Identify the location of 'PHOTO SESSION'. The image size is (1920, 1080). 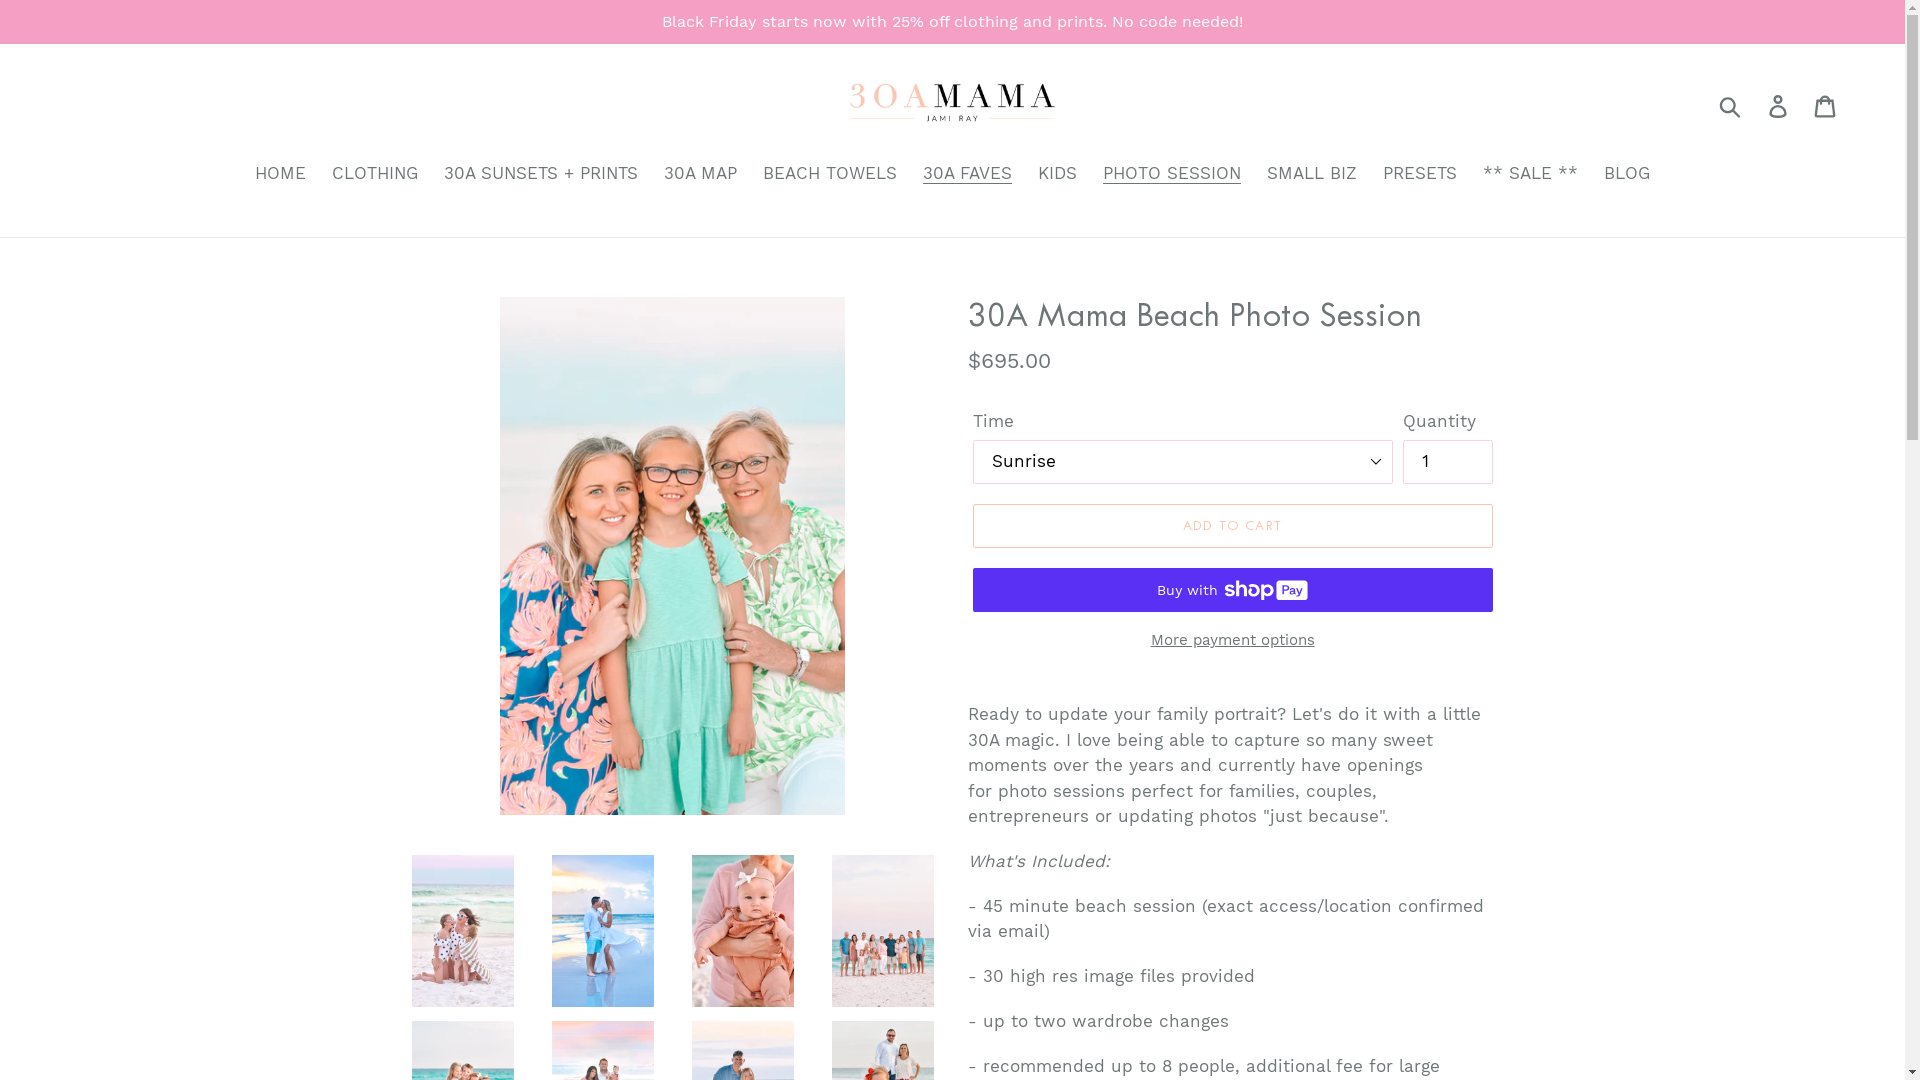
(1171, 174).